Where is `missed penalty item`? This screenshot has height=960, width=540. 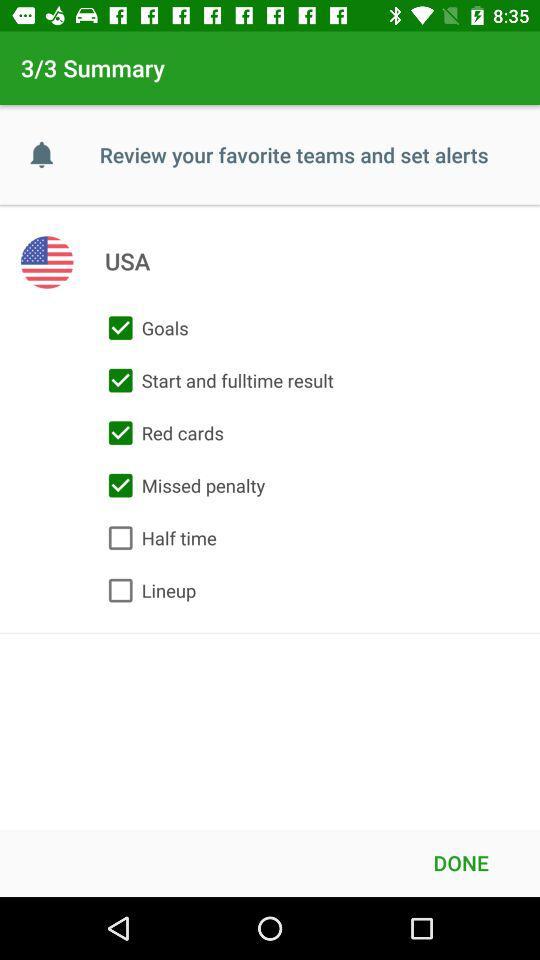 missed penalty item is located at coordinates (182, 484).